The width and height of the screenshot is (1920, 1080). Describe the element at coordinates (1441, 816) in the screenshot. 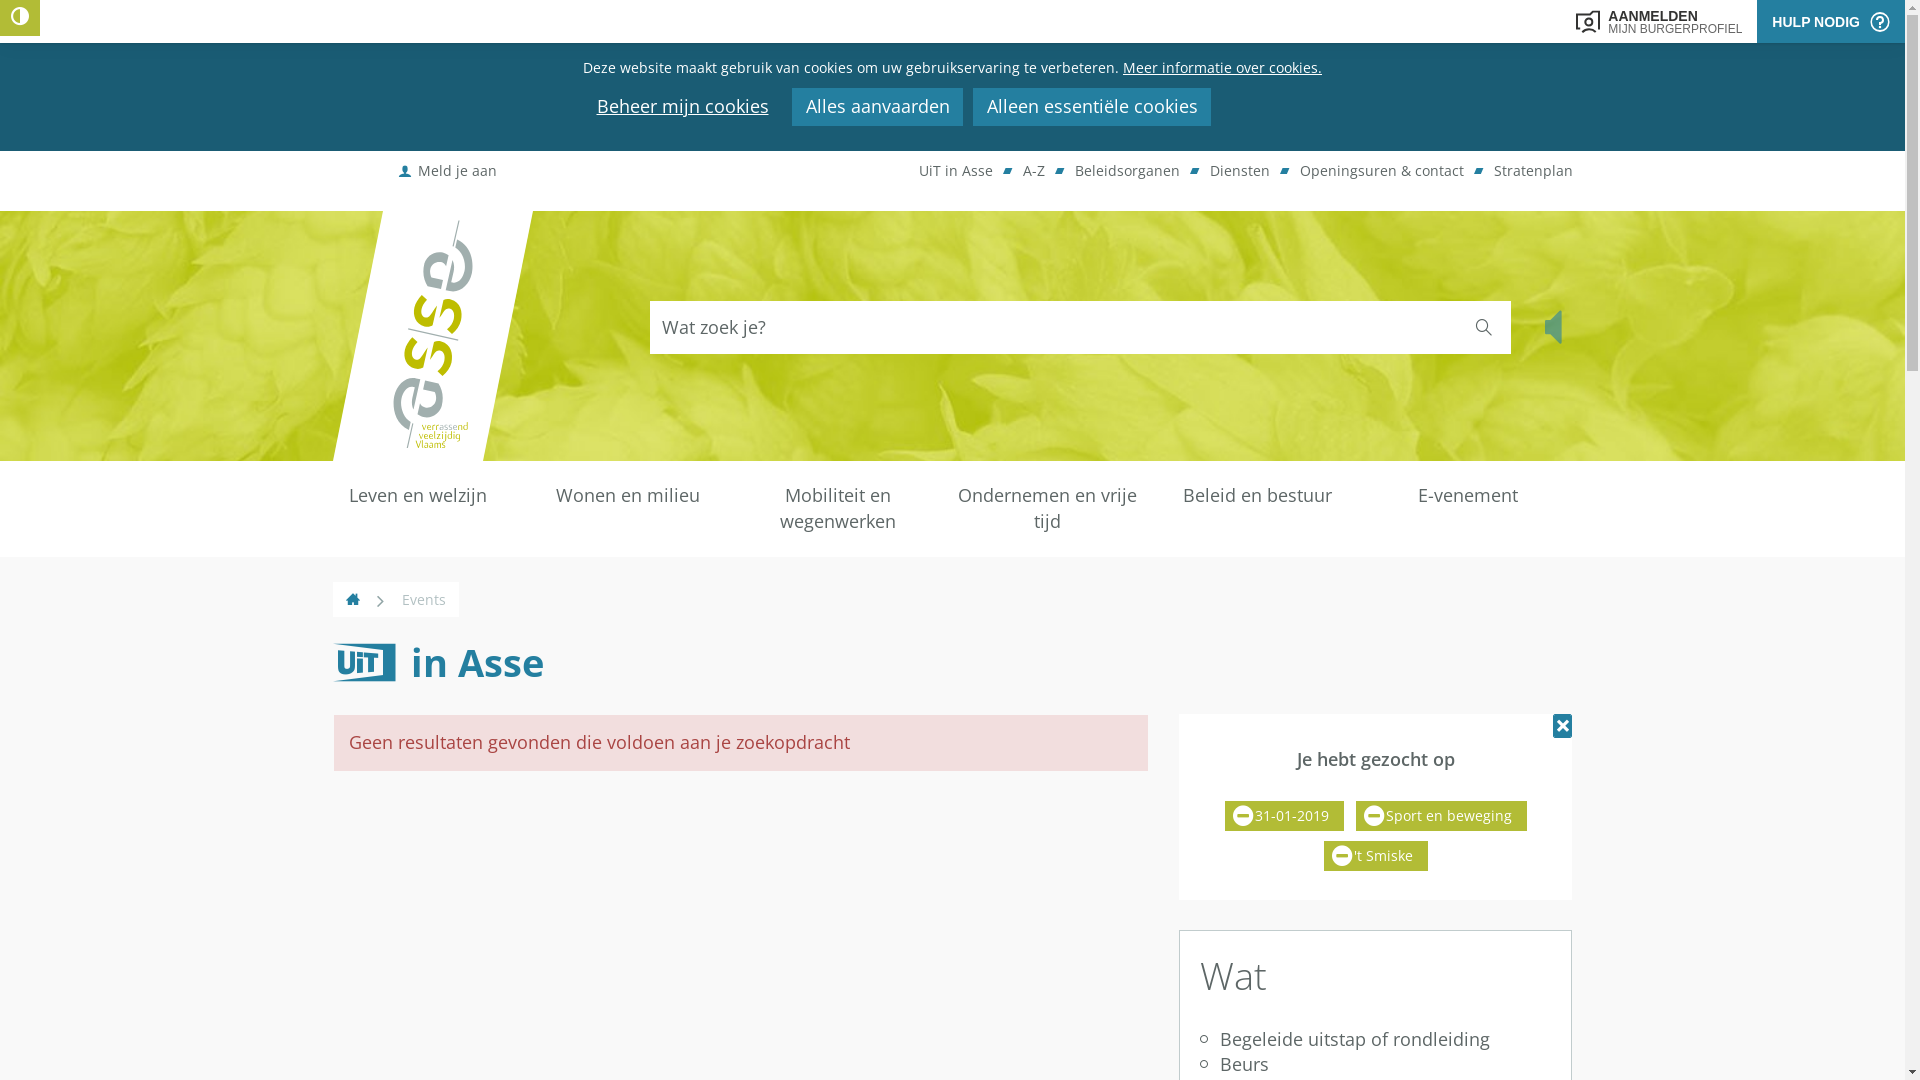

I see `'Sport en beweging'` at that location.